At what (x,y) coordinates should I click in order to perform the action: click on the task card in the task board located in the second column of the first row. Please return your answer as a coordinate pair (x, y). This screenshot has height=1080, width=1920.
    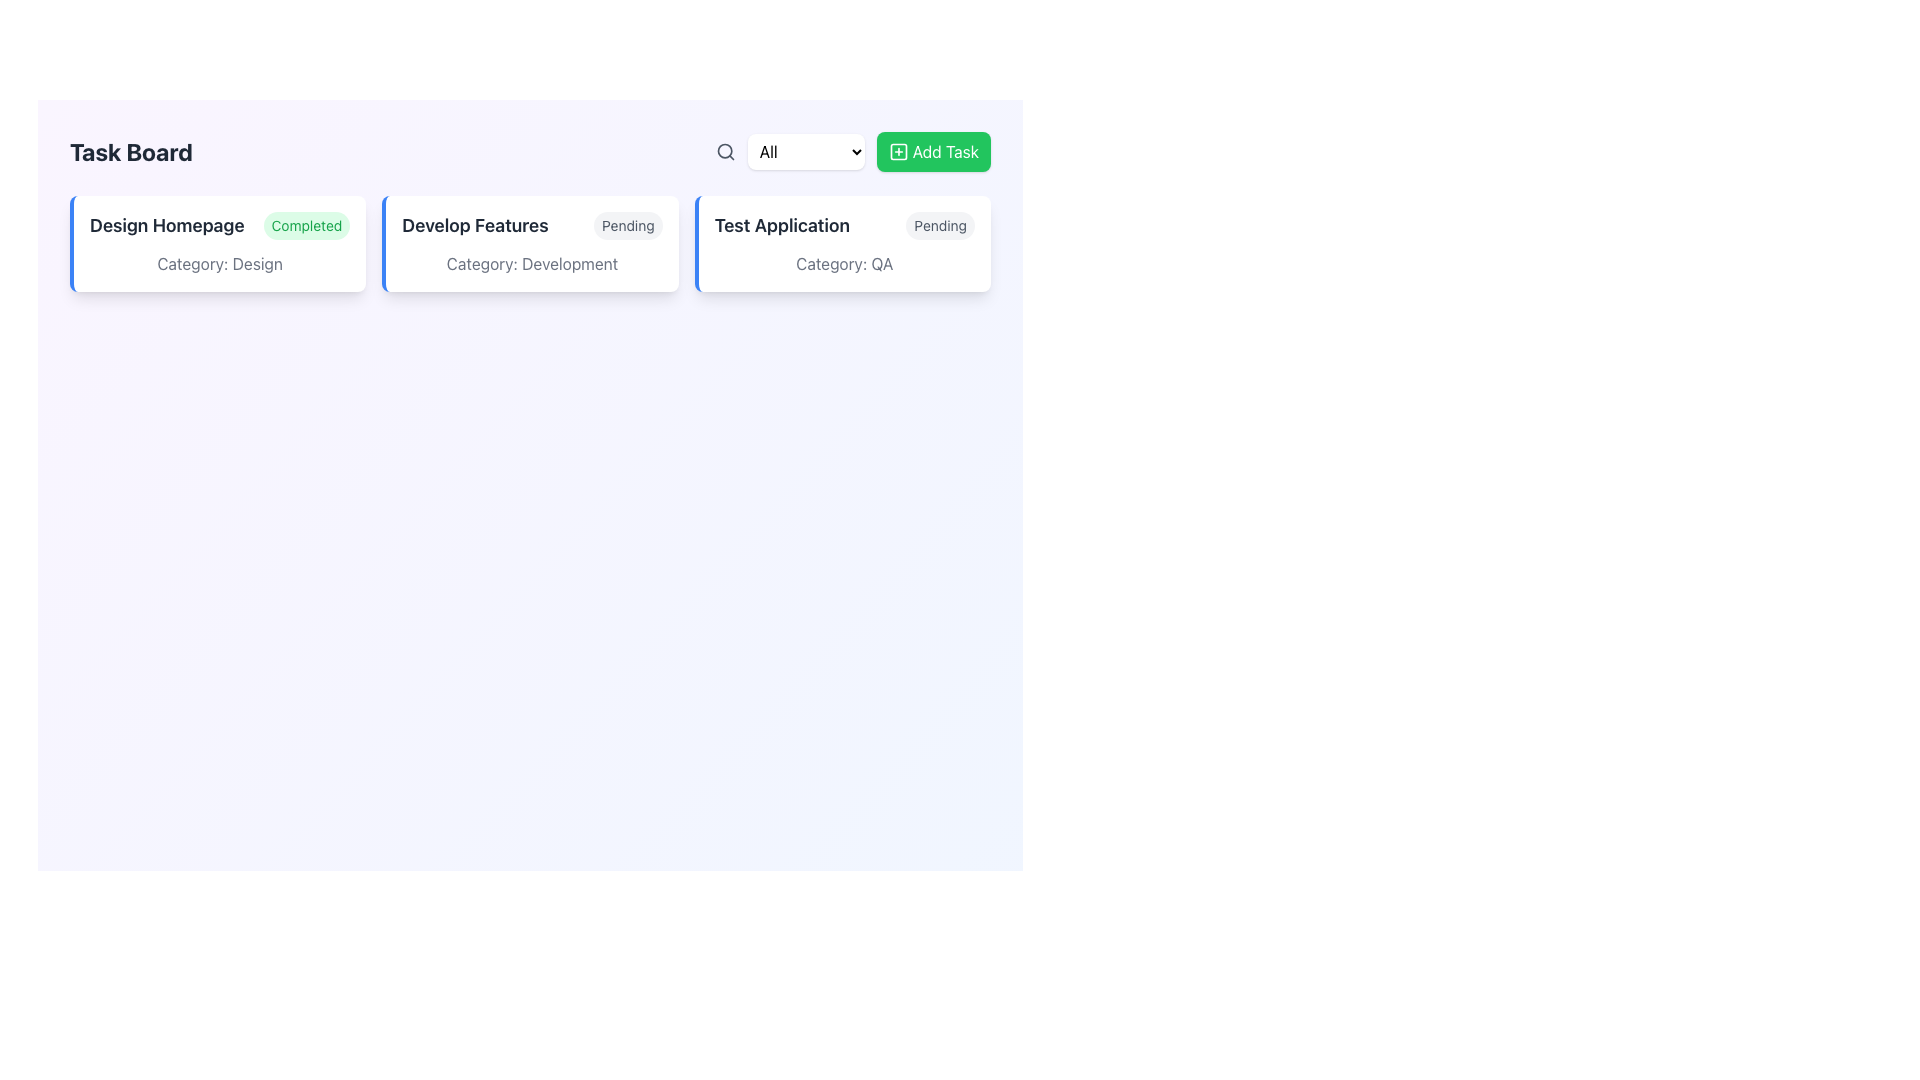
    Looking at the image, I should click on (530, 242).